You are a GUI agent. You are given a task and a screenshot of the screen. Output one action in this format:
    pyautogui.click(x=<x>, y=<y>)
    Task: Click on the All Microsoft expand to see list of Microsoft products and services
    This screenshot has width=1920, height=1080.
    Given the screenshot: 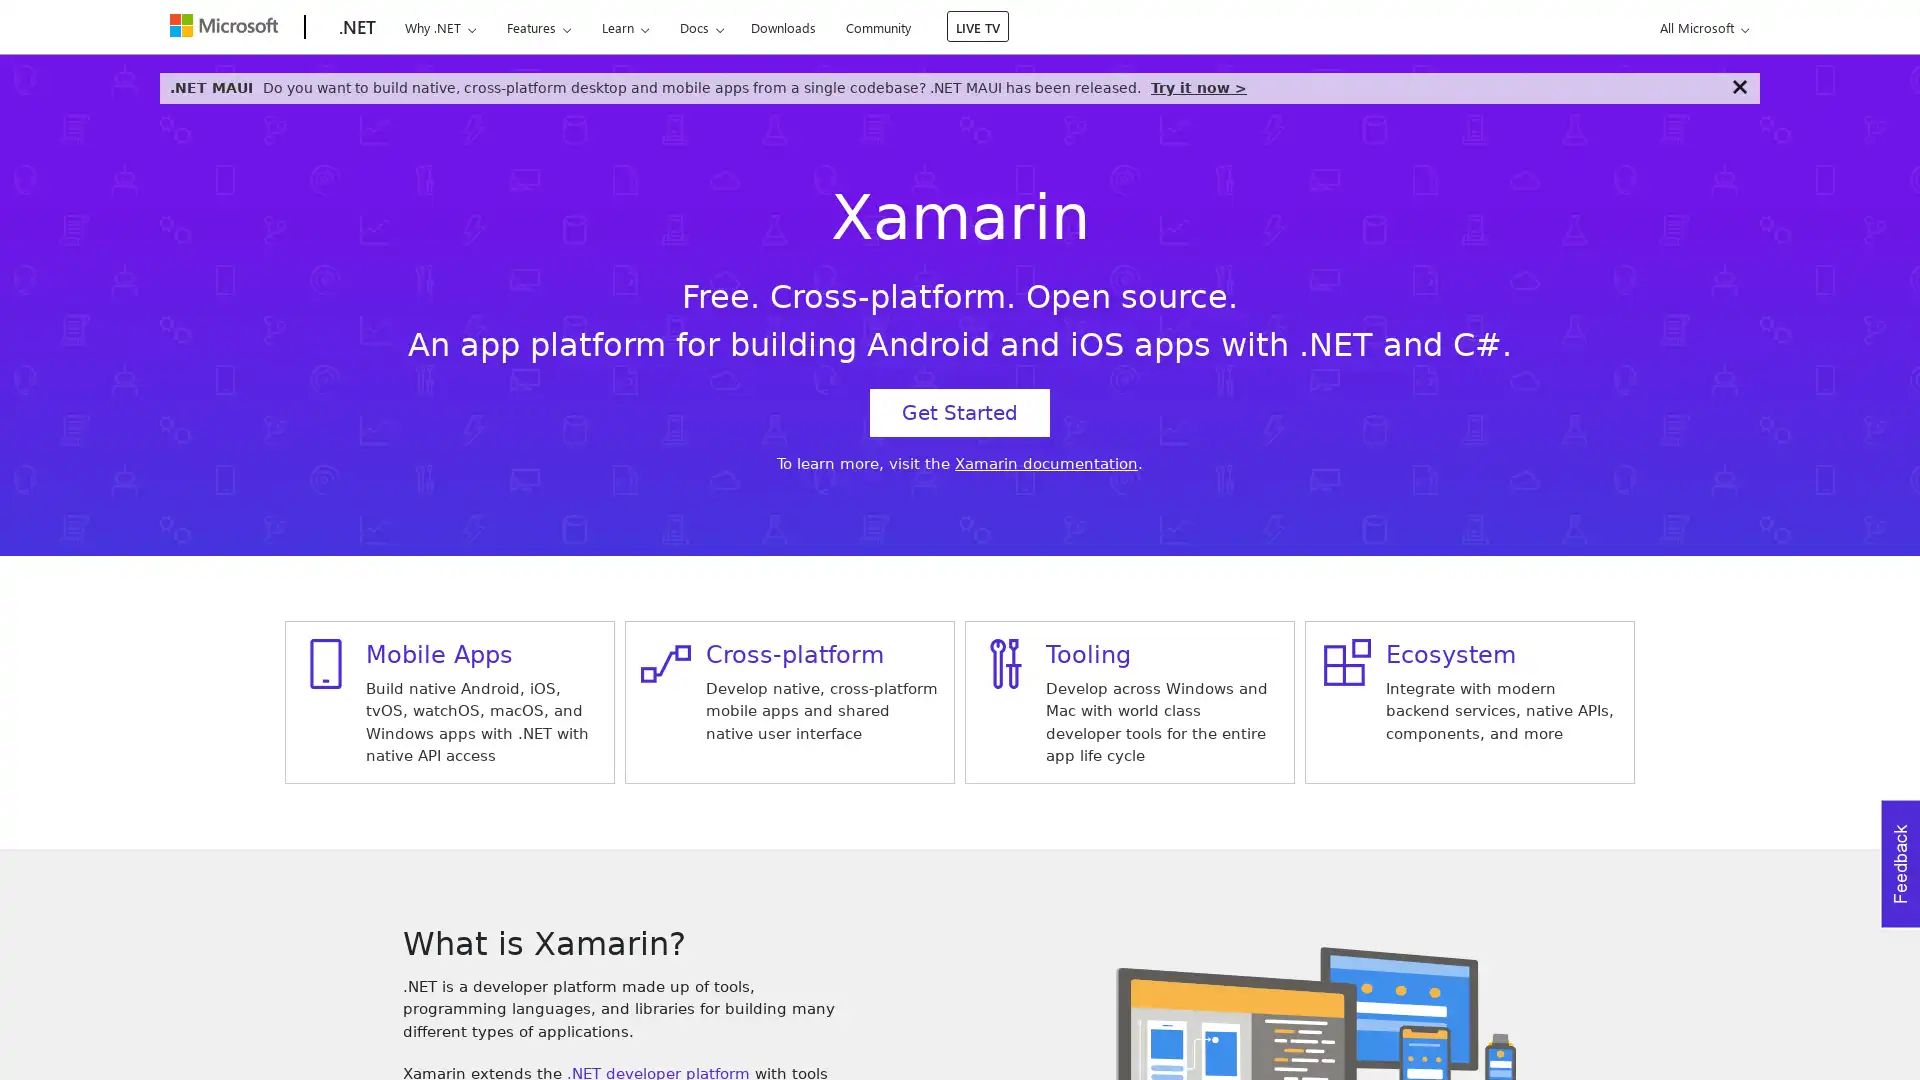 What is the action you would take?
    pyautogui.click(x=1700, y=27)
    